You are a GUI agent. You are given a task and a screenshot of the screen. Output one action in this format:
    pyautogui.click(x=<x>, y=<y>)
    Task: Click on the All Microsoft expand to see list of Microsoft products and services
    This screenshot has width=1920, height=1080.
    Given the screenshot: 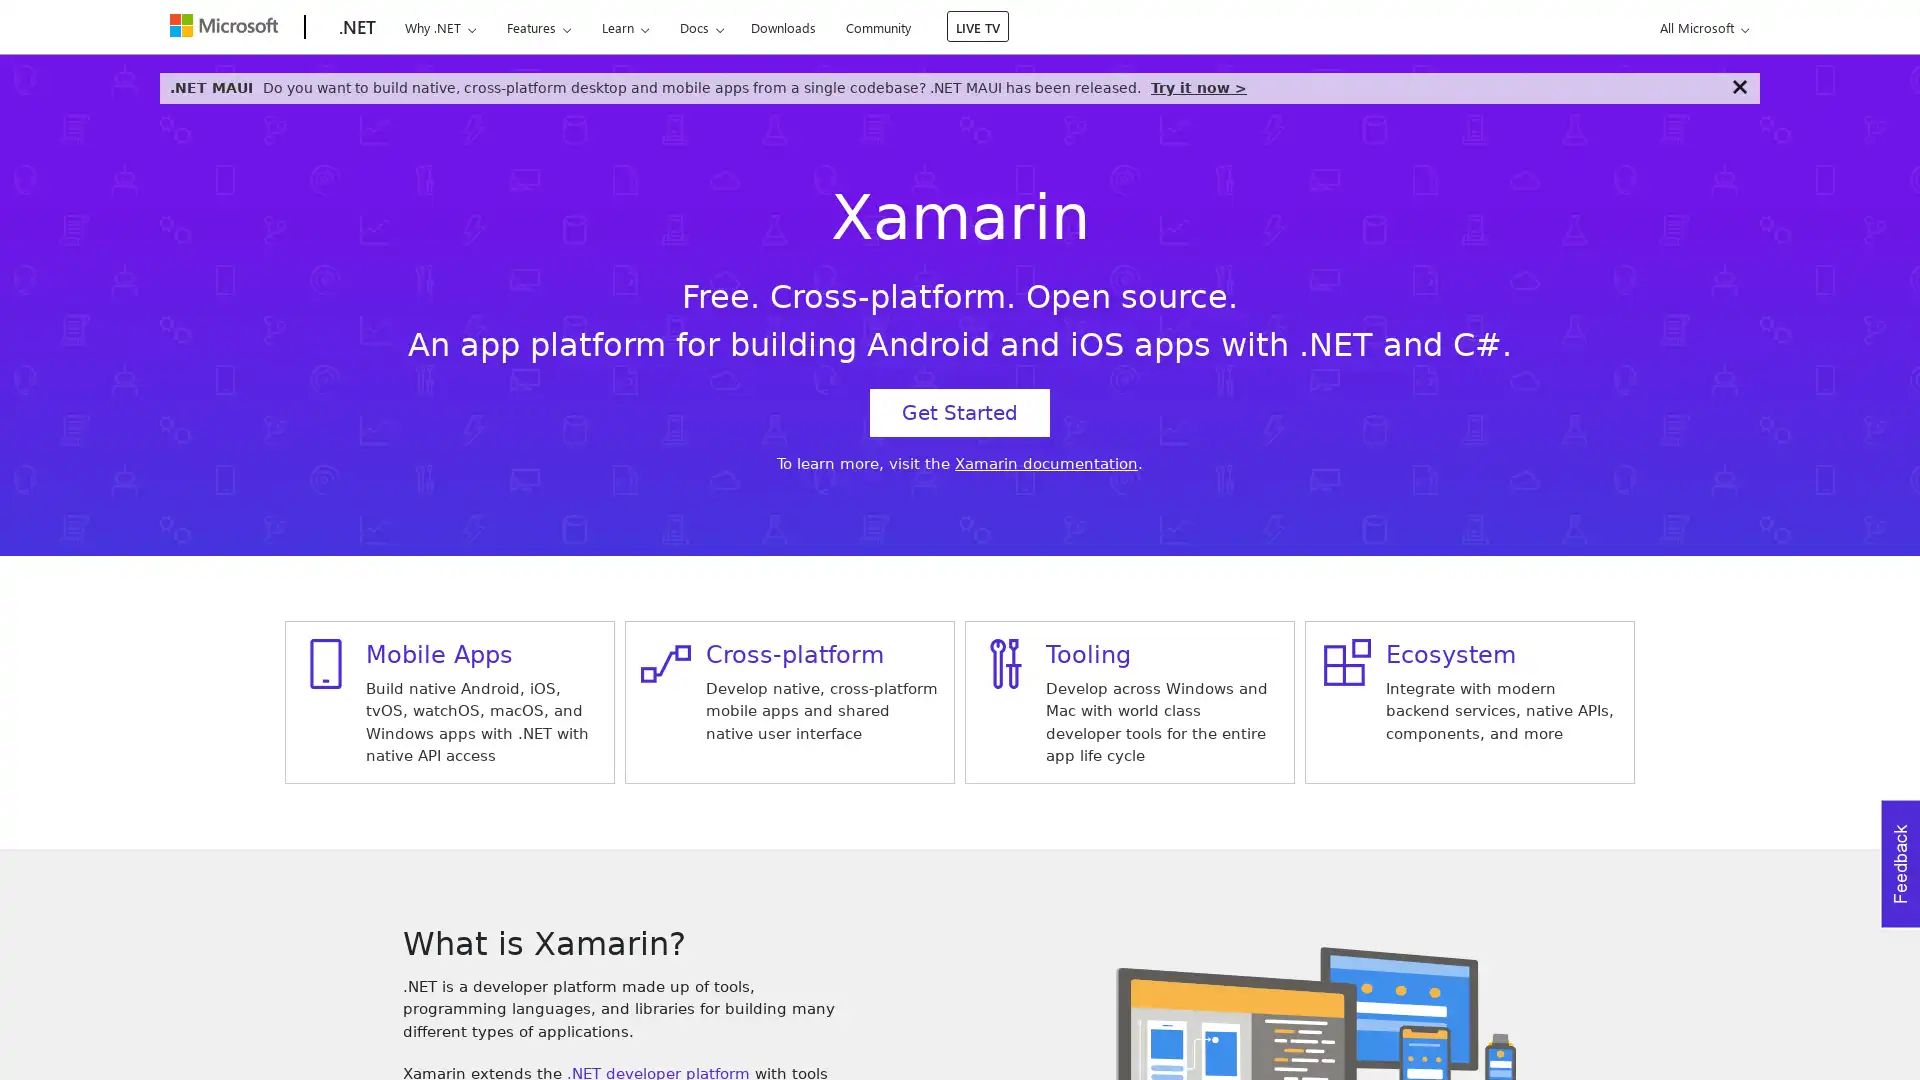 What is the action you would take?
    pyautogui.click(x=1700, y=27)
    